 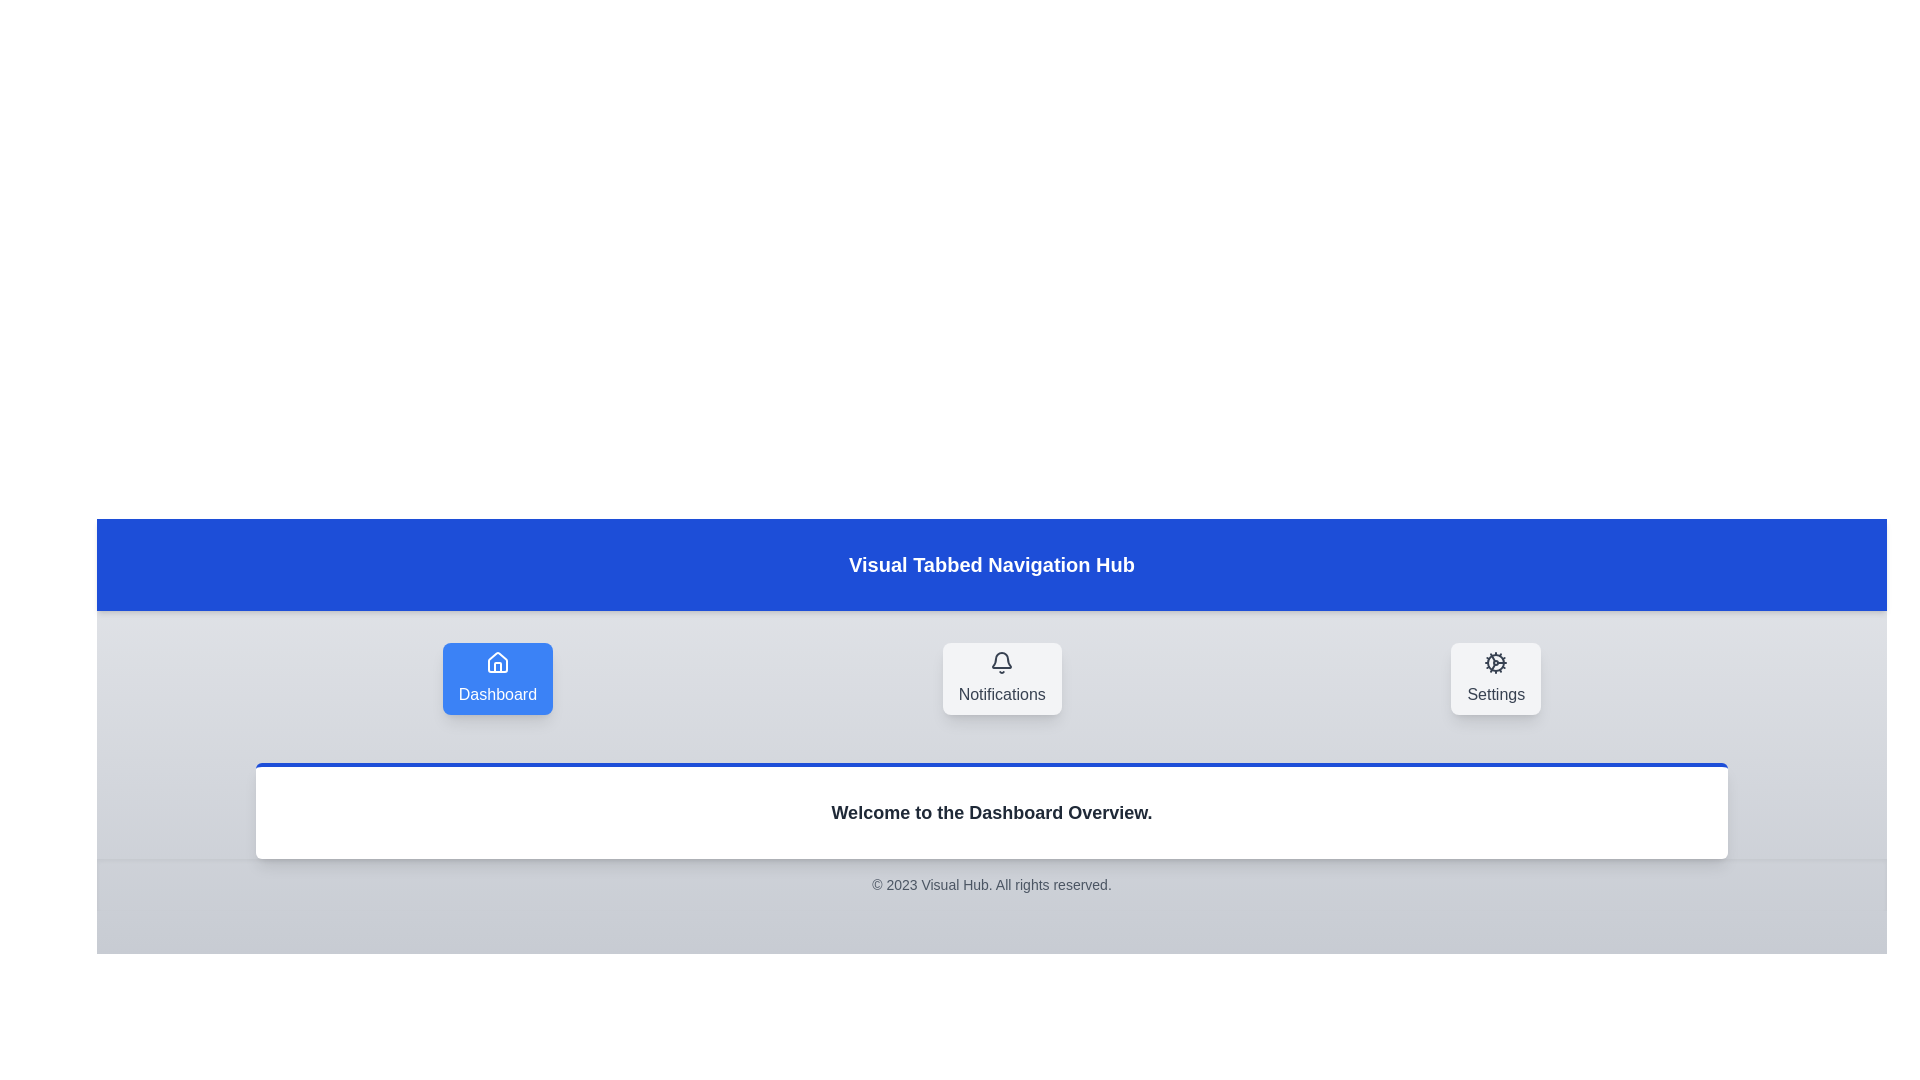 What do you see at coordinates (992, 677) in the screenshot?
I see `the Notifications navigation tab, which is a dropdown tab with a bell icon and light gray background, located in the middle of a 3-tab navigation bar` at bounding box center [992, 677].